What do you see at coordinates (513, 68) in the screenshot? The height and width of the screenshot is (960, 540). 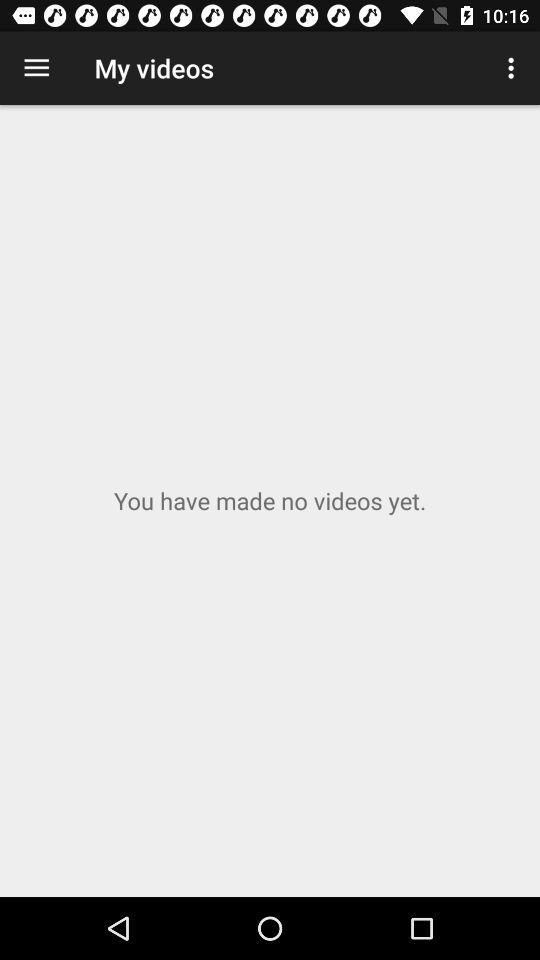 I see `item to the right of my videos` at bounding box center [513, 68].